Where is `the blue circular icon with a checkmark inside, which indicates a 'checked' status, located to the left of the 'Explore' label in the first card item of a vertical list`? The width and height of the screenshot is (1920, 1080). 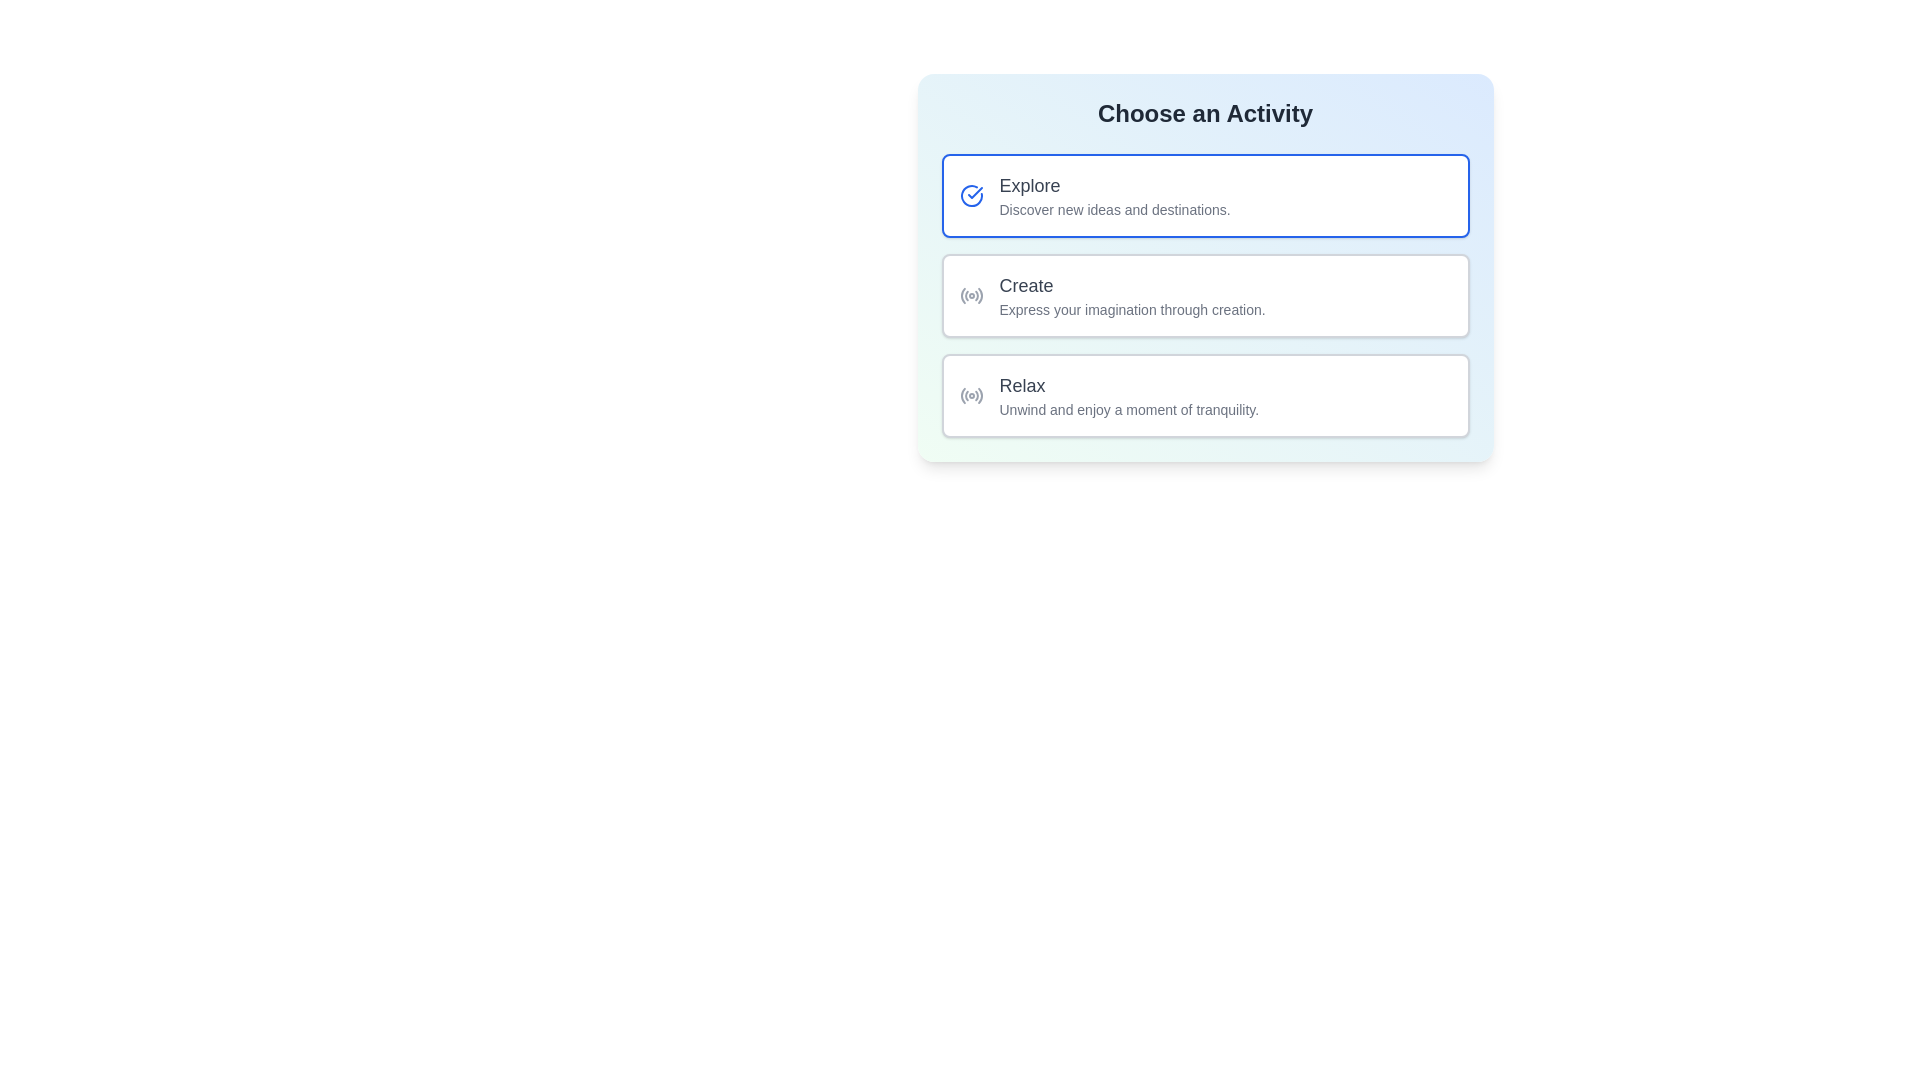
the blue circular icon with a checkmark inside, which indicates a 'checked' status, located to the left of the 'Explore' label in the first card item of a vertical list is located at coordinates (971, 196).